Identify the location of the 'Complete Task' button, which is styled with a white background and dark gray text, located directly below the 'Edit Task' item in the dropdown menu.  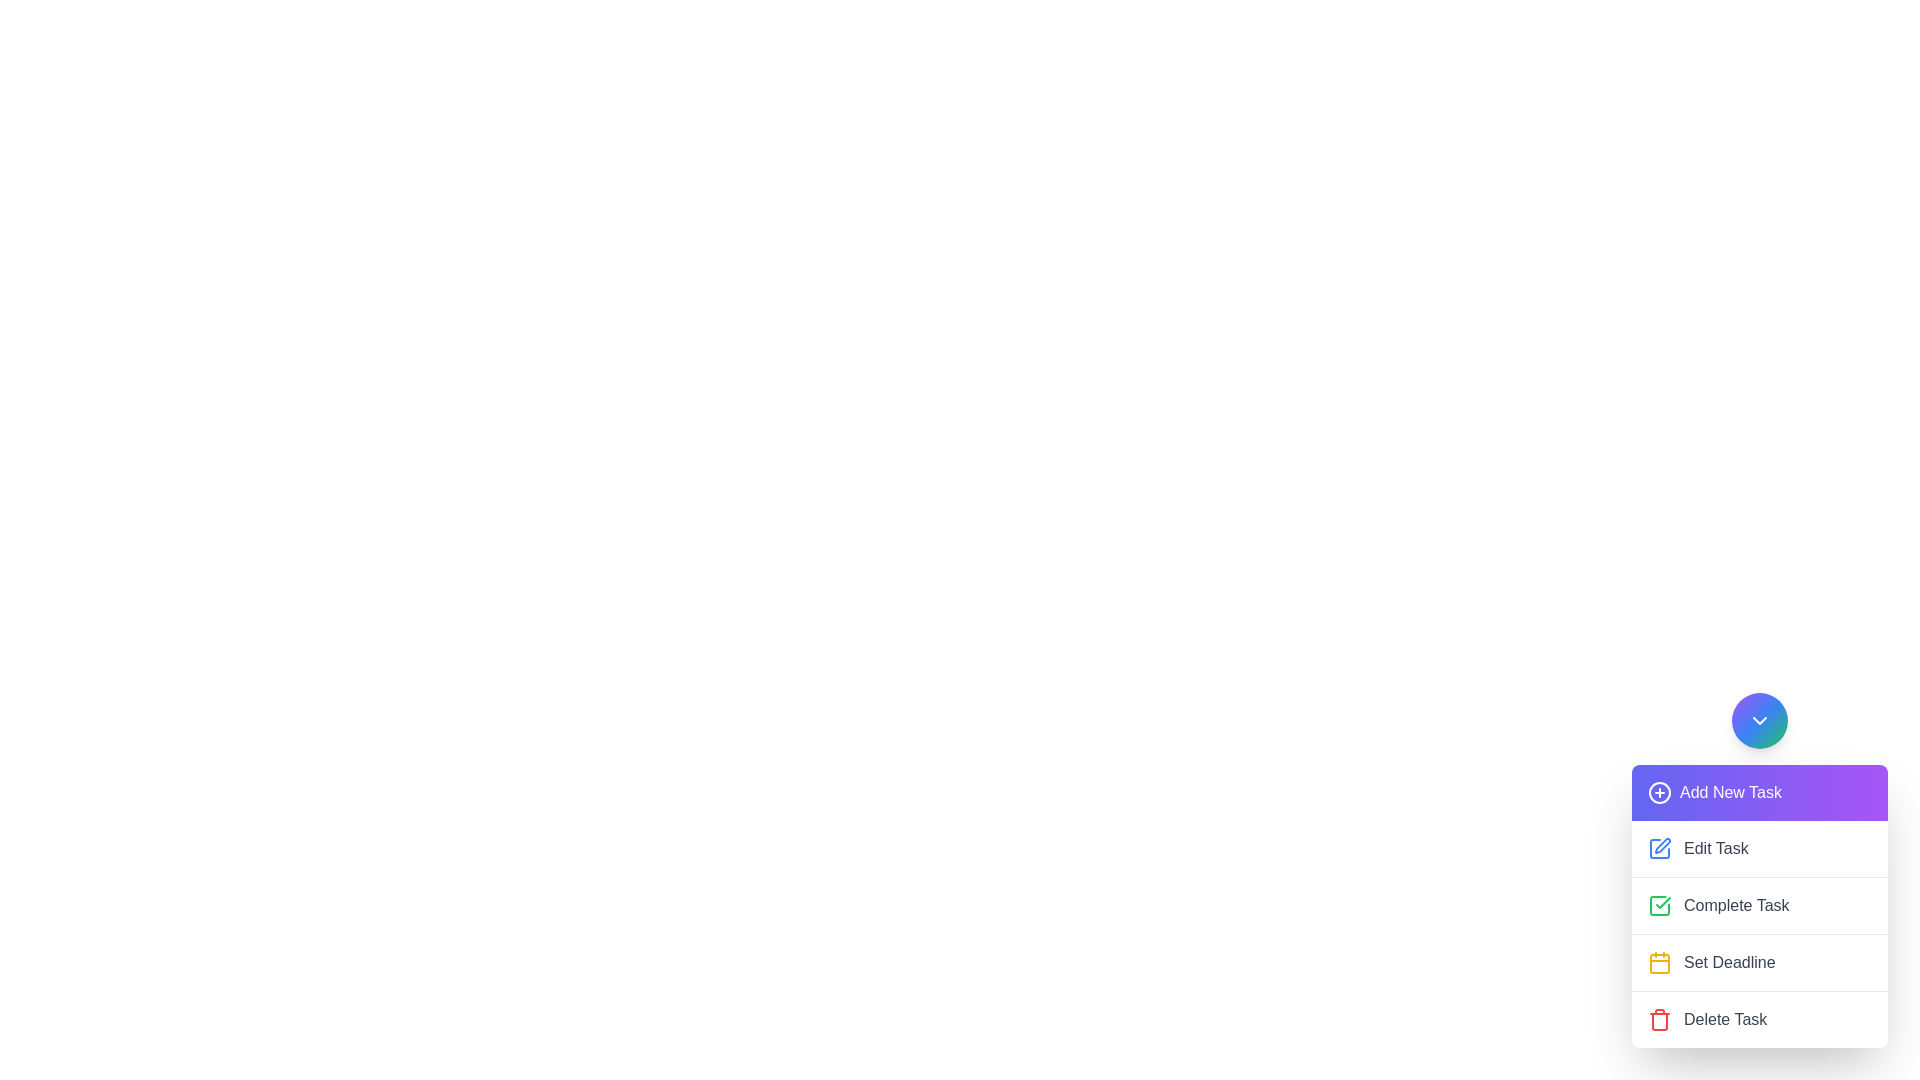
(1760, 905).